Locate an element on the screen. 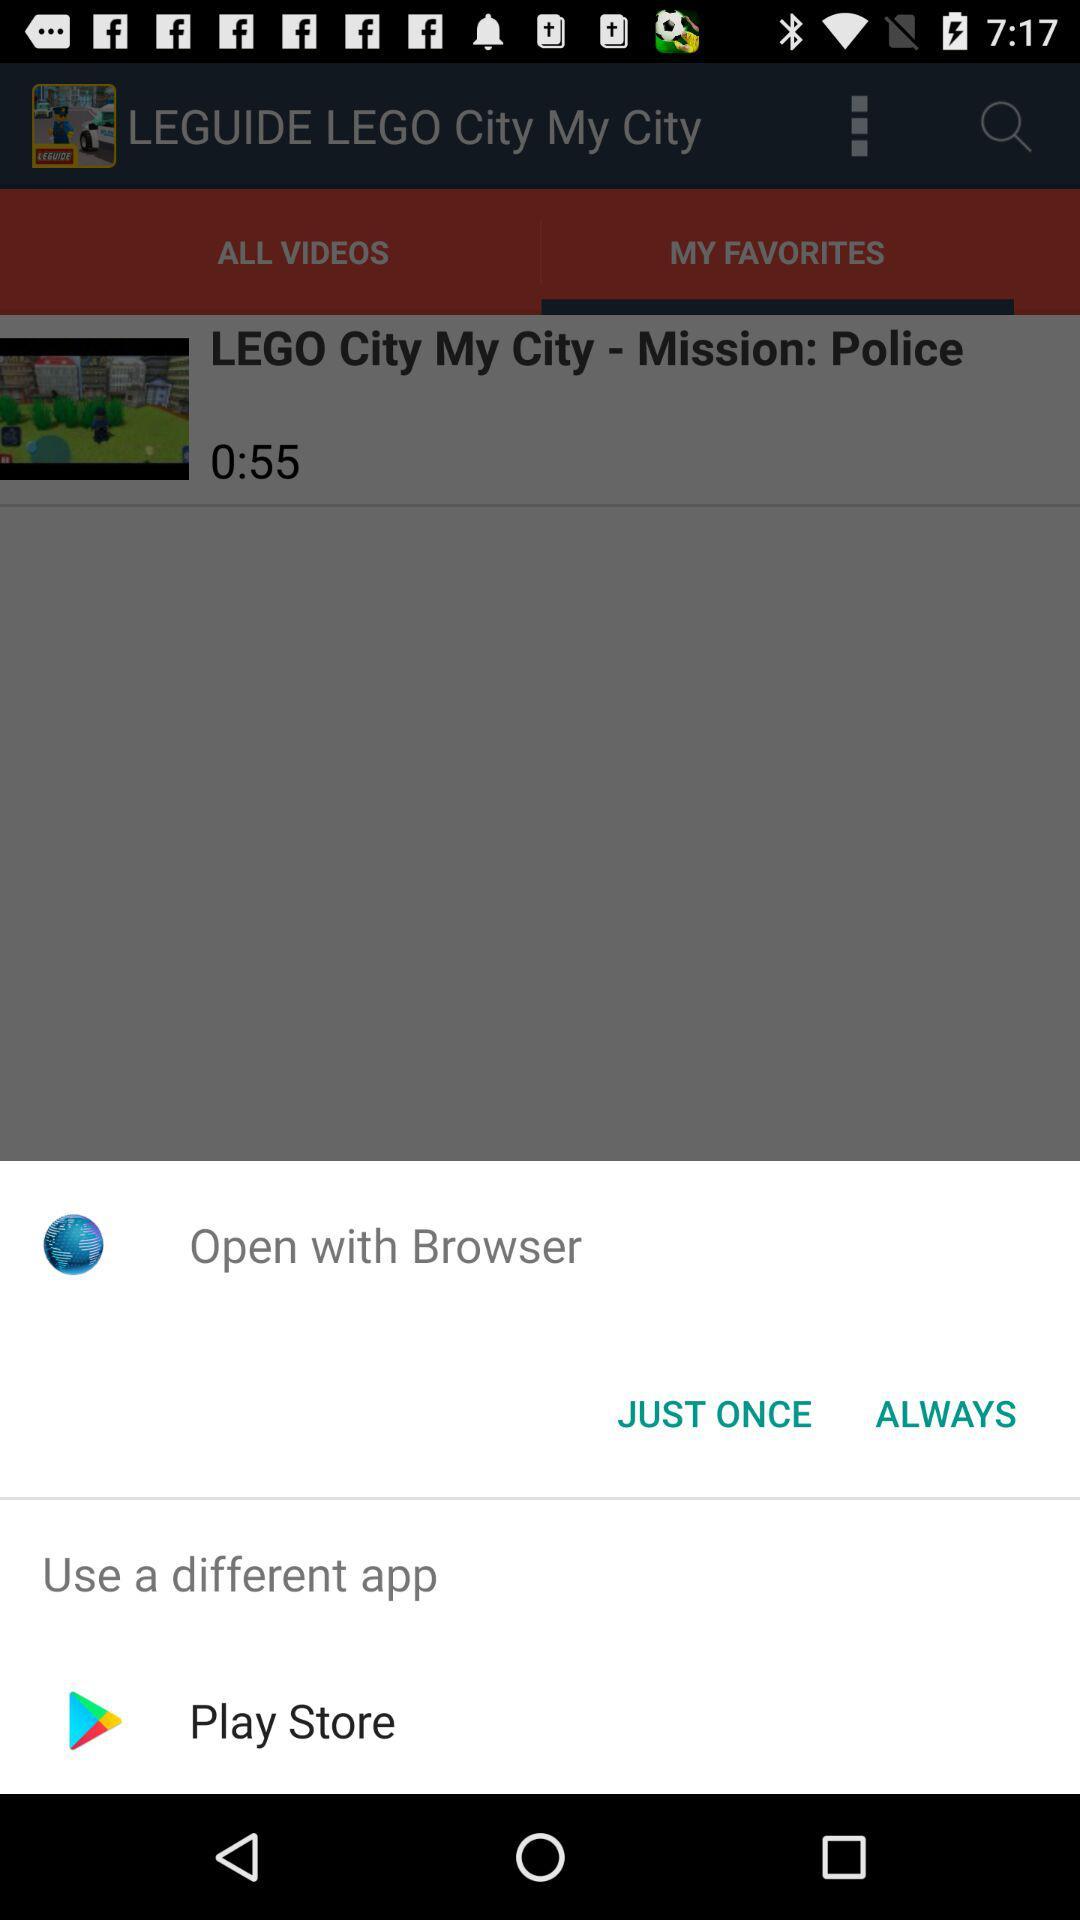 This screenshot has width=1080, height=1920. the item to the right of the just once is located at coordinates (945, 1411).